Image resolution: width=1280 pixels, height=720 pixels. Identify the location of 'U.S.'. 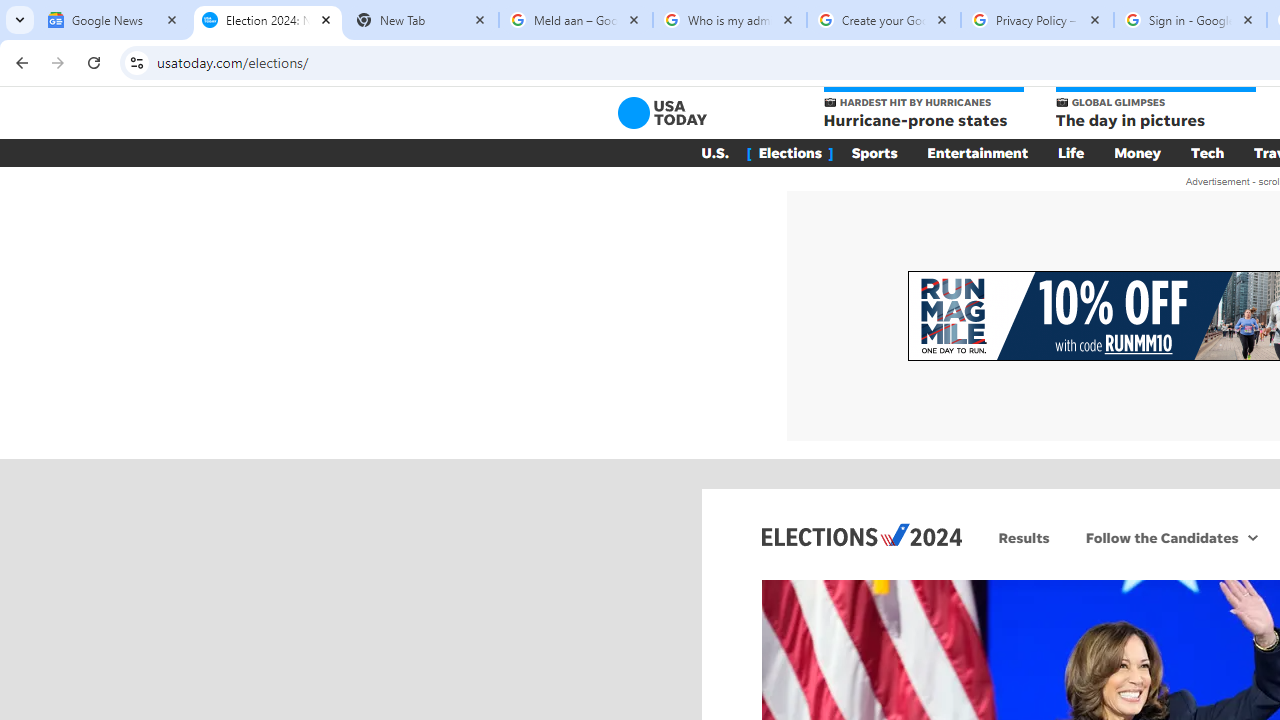
(714, 152).